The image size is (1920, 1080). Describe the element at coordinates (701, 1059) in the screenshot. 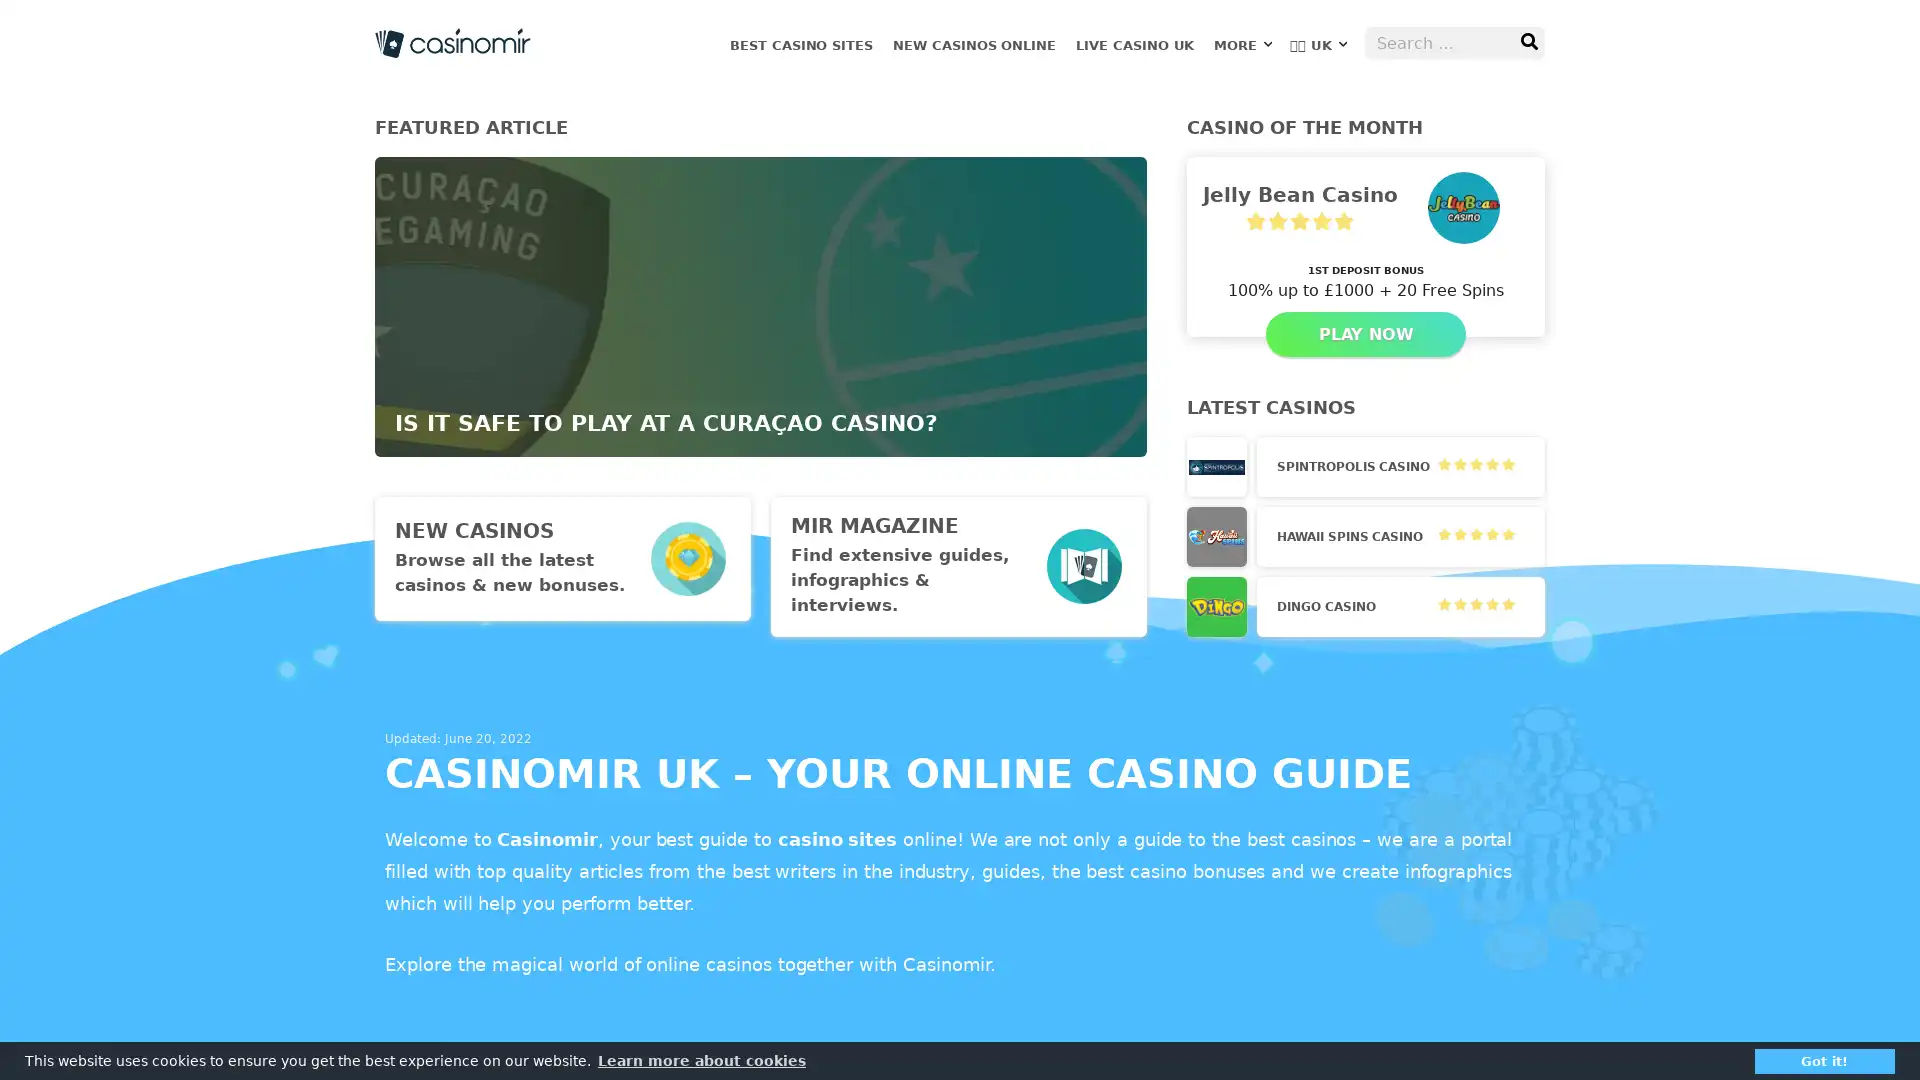

I see `learn more about cookies` at that location.